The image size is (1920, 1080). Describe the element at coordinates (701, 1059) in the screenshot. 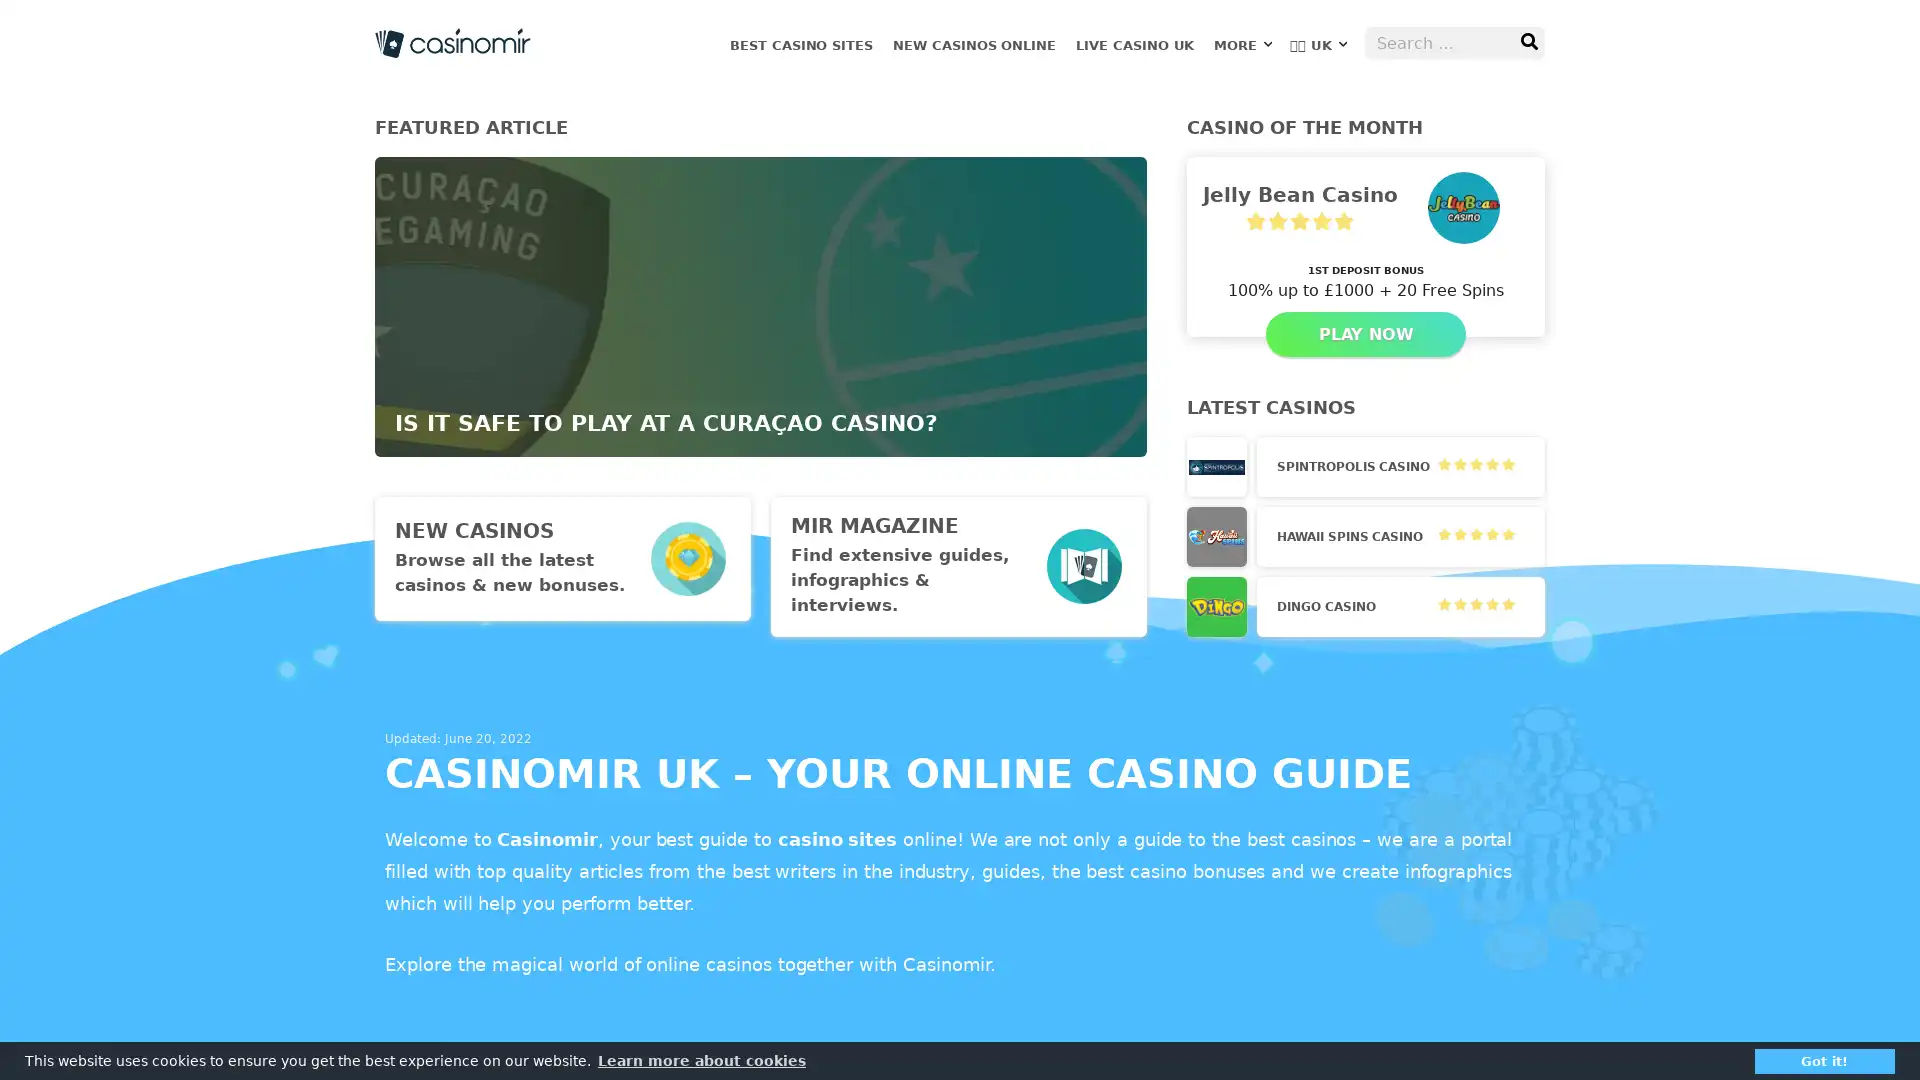

I see `learn more about cookies` at that location.